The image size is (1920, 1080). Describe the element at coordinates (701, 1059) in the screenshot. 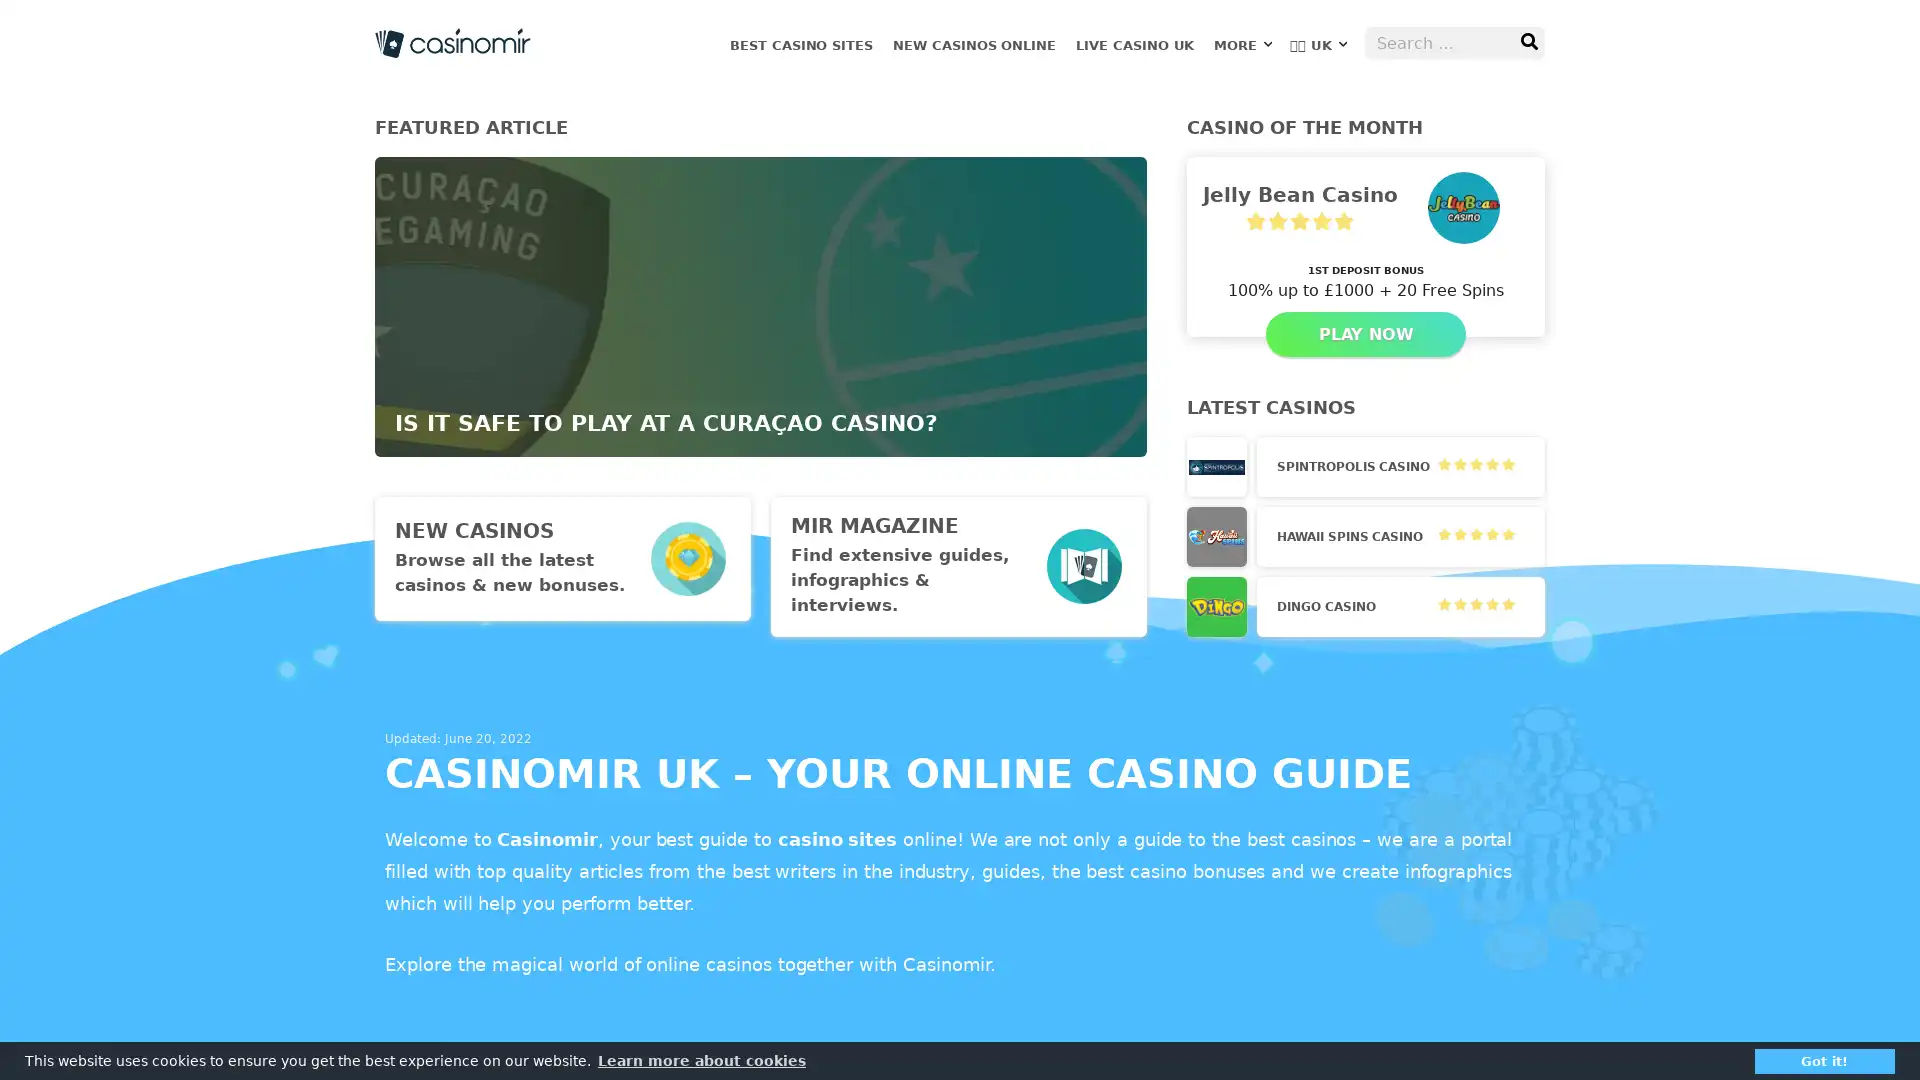

I see `learn more about cookies` at that location.